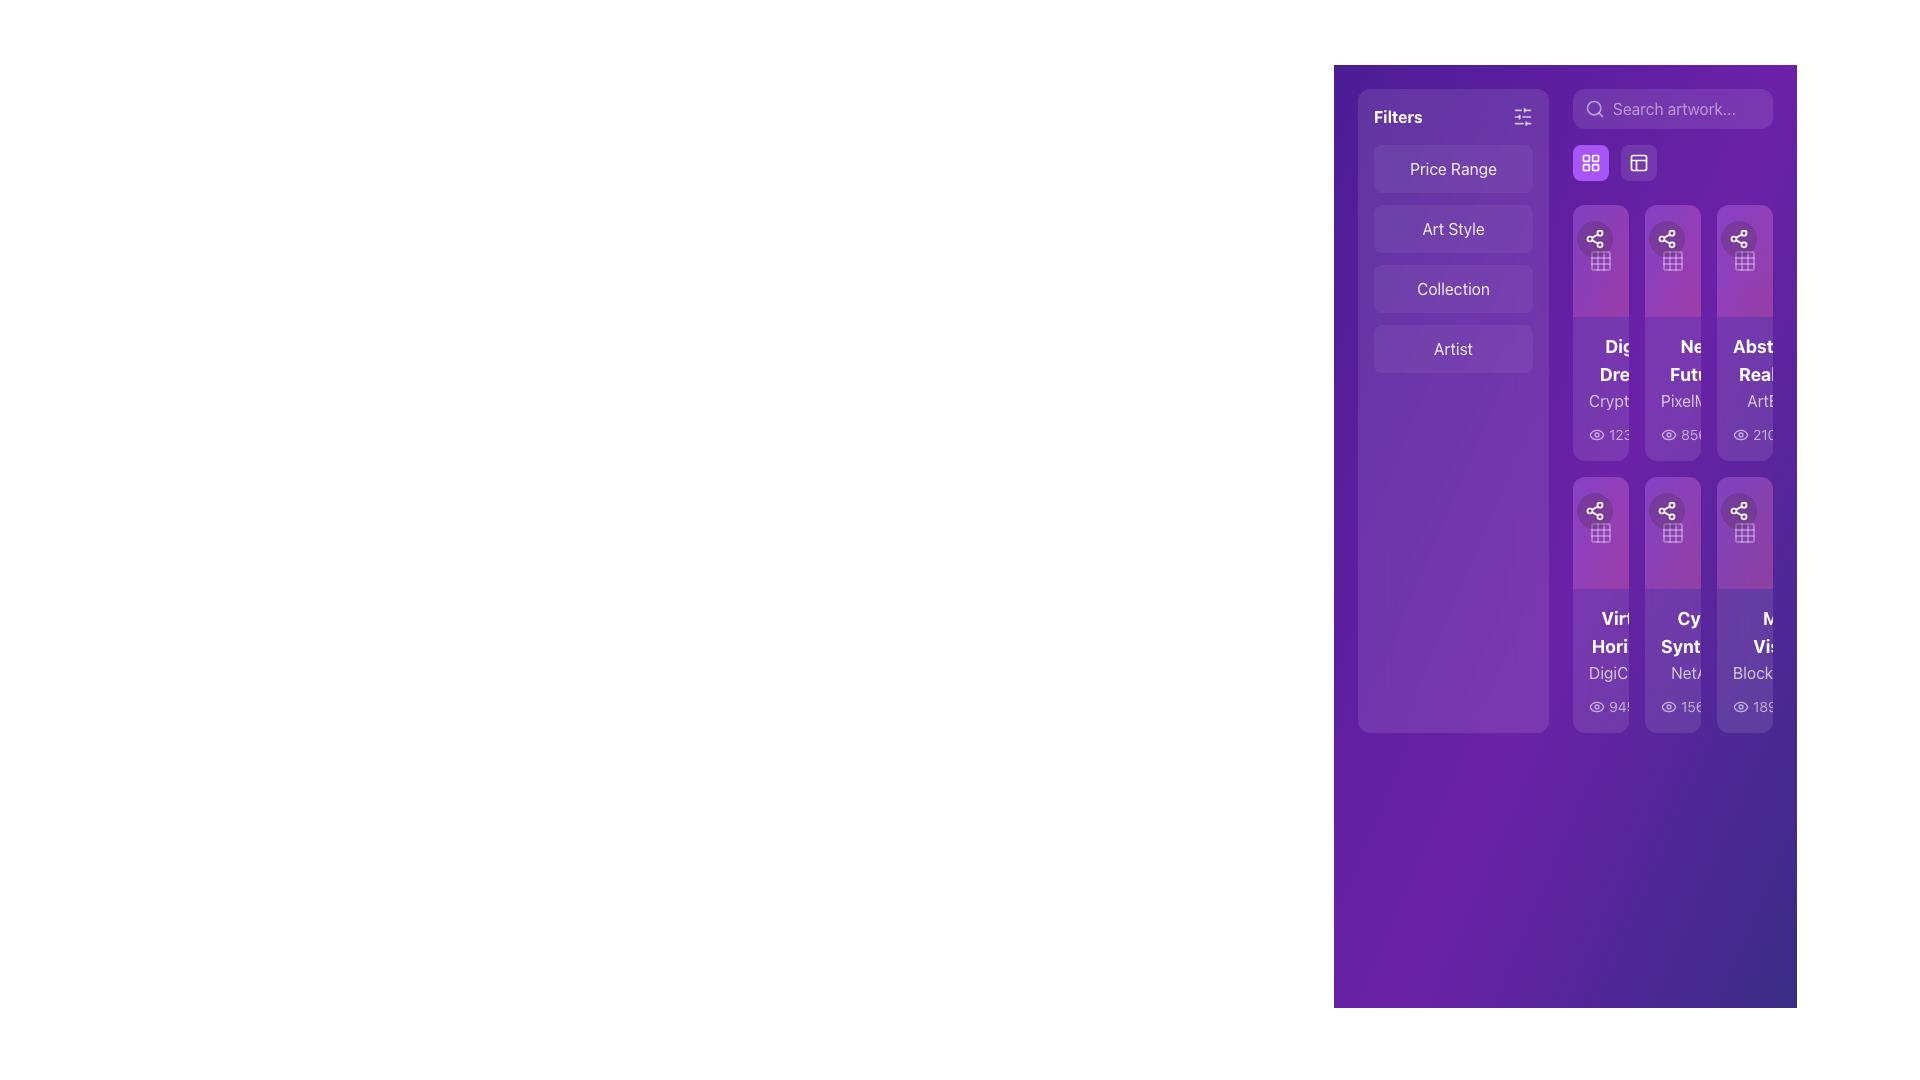 The width and height of the screenshot is (1920, 1080). What do you see at coordinates (1685, 434) in the screenshot?
I see `the hollow circular shape within the information icon located in the second column of the content grid` at bounding box center [1685, 434].